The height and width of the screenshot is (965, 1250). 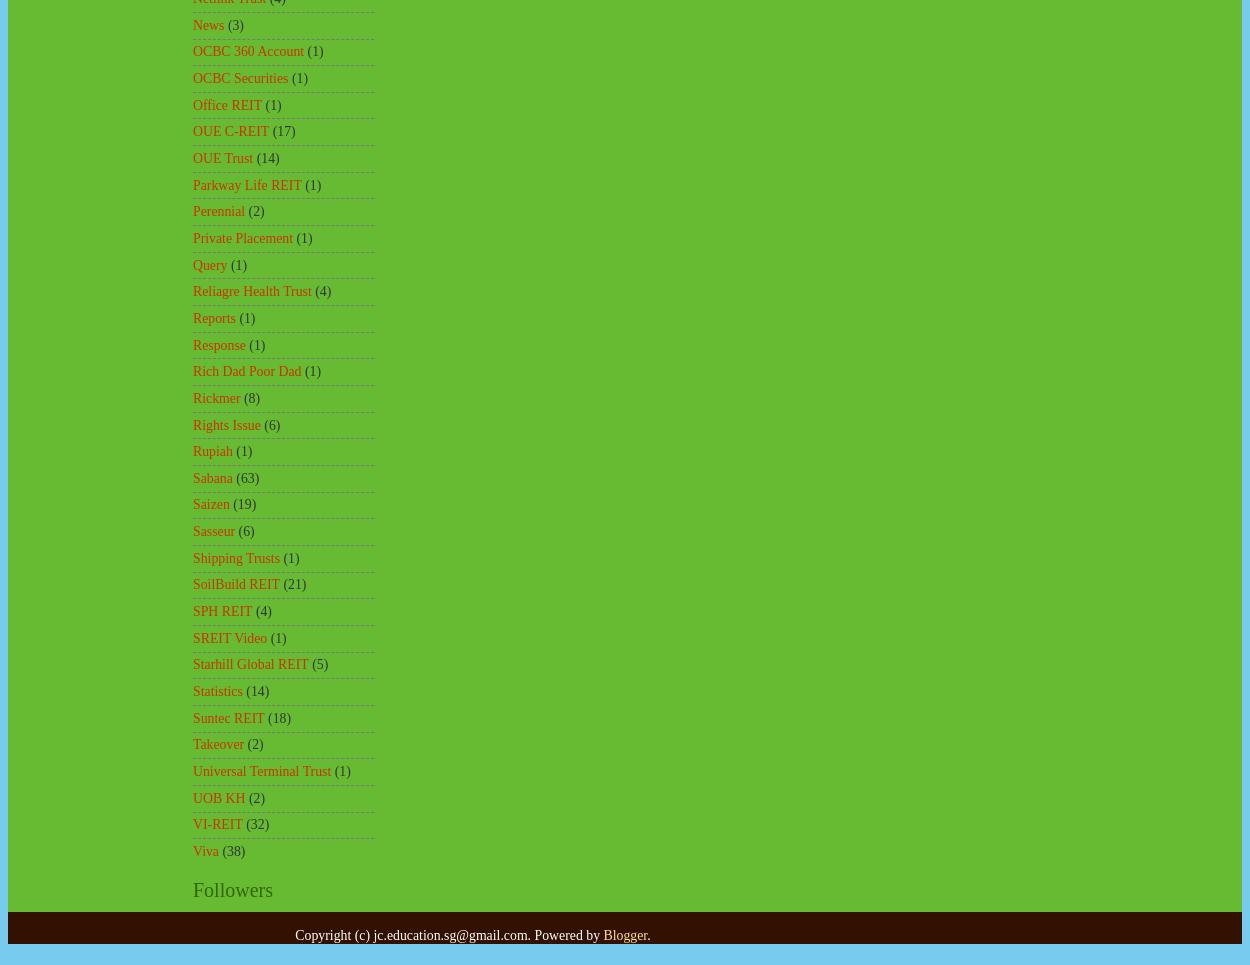 I want to click on 'Parkway Life REIT', so click(x=246, y=183).